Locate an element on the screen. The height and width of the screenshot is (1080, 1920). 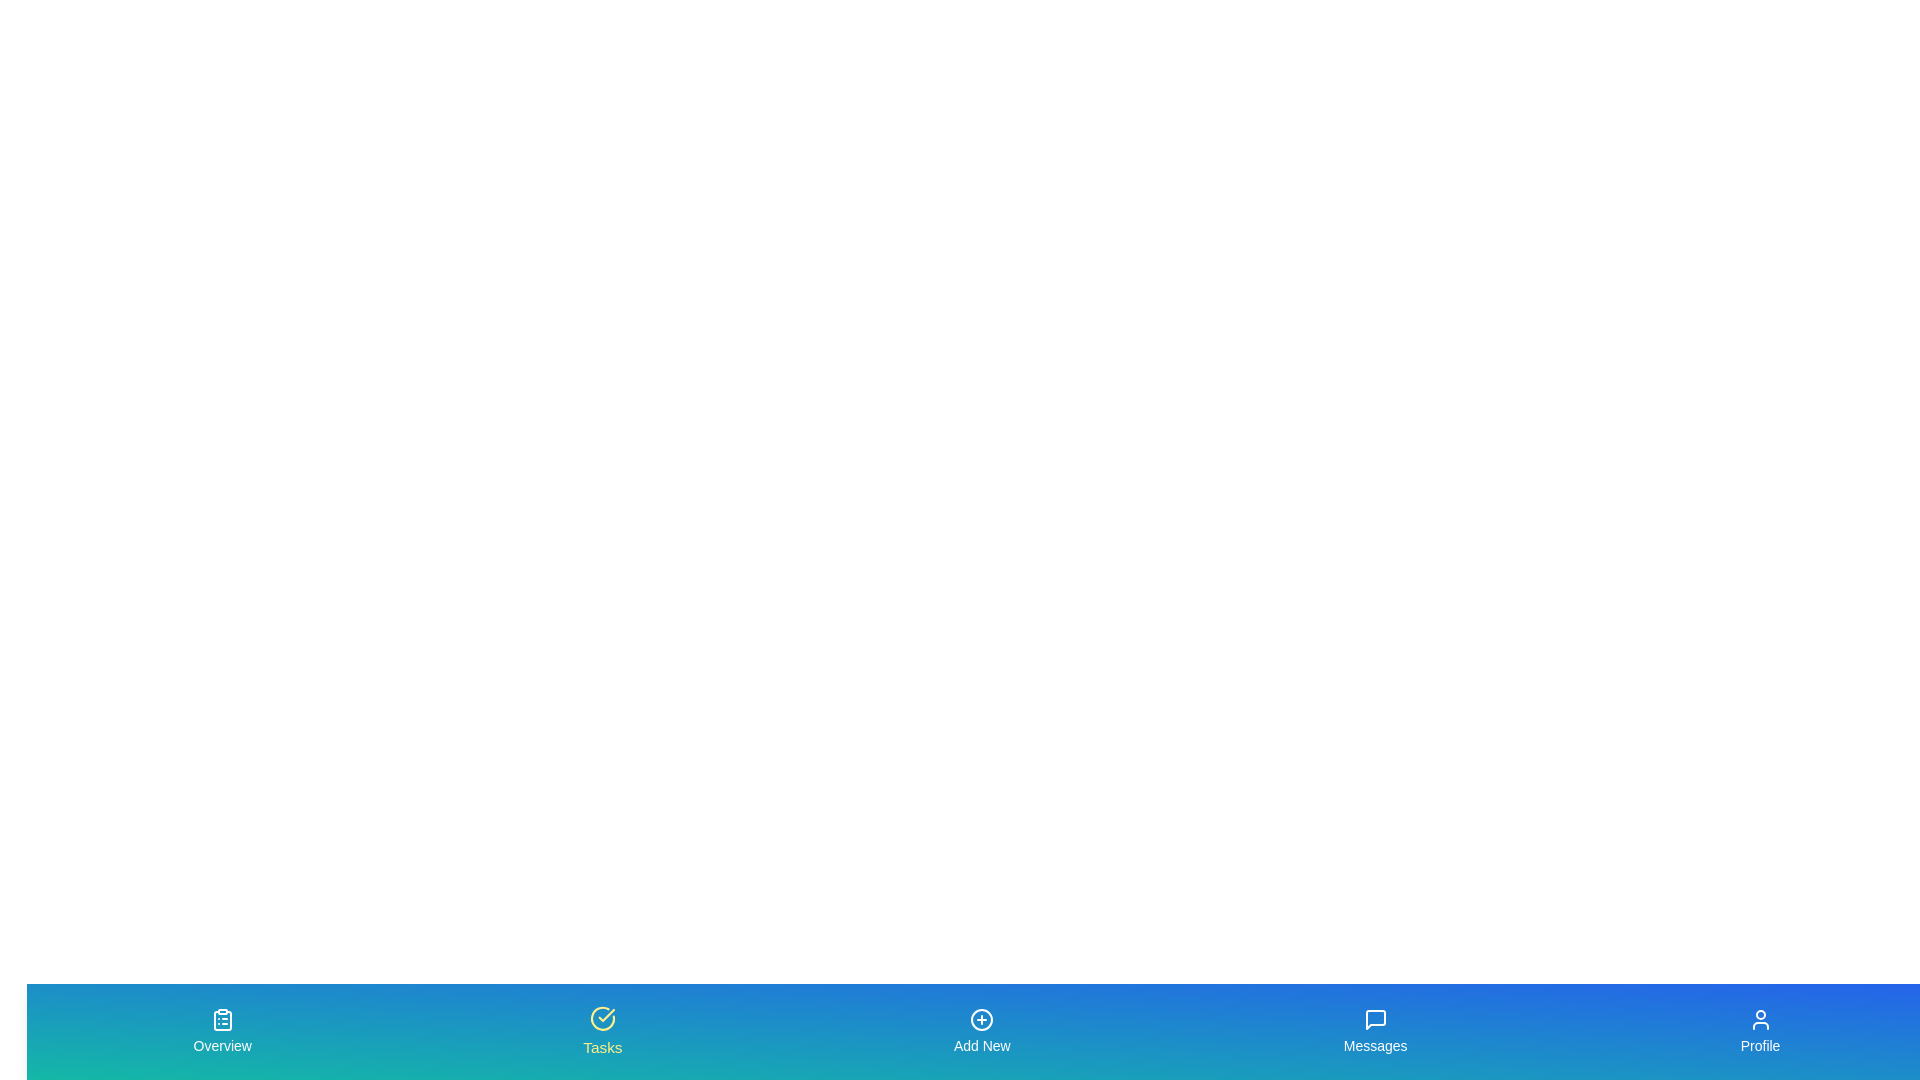
the tab labeled 'Add New' to trigger its hover effect is located at coordinates (982, 1032).